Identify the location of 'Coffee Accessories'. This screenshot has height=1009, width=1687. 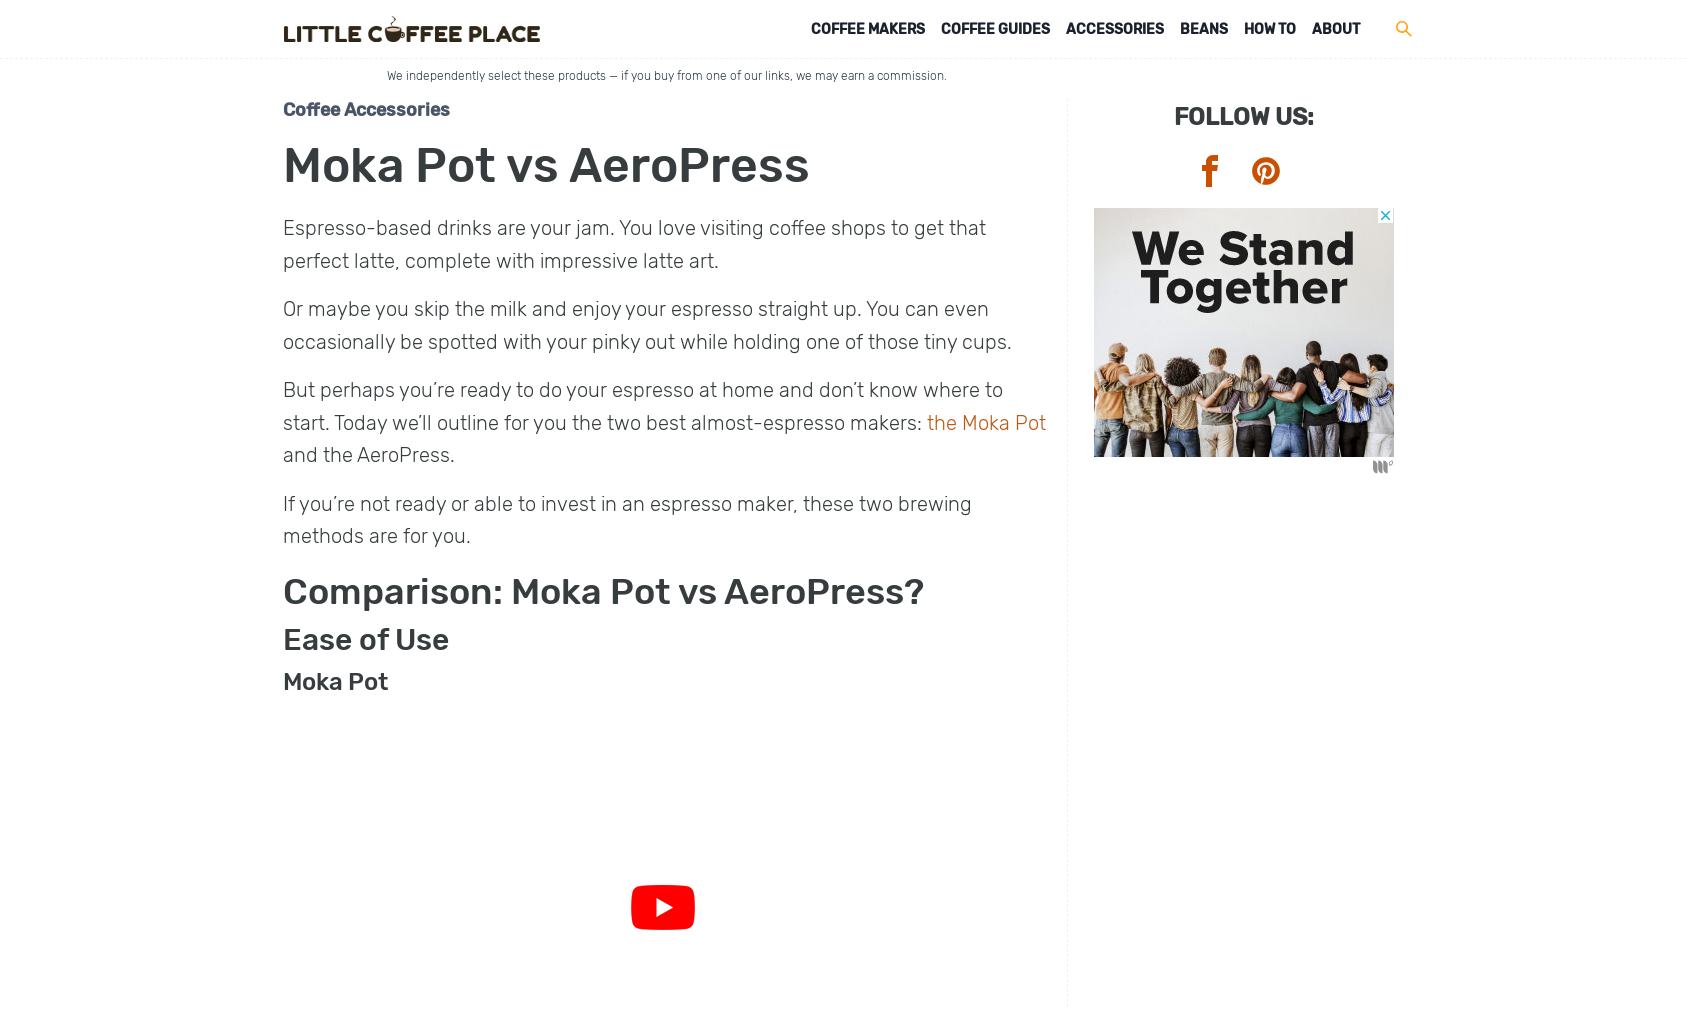
(366, 108).